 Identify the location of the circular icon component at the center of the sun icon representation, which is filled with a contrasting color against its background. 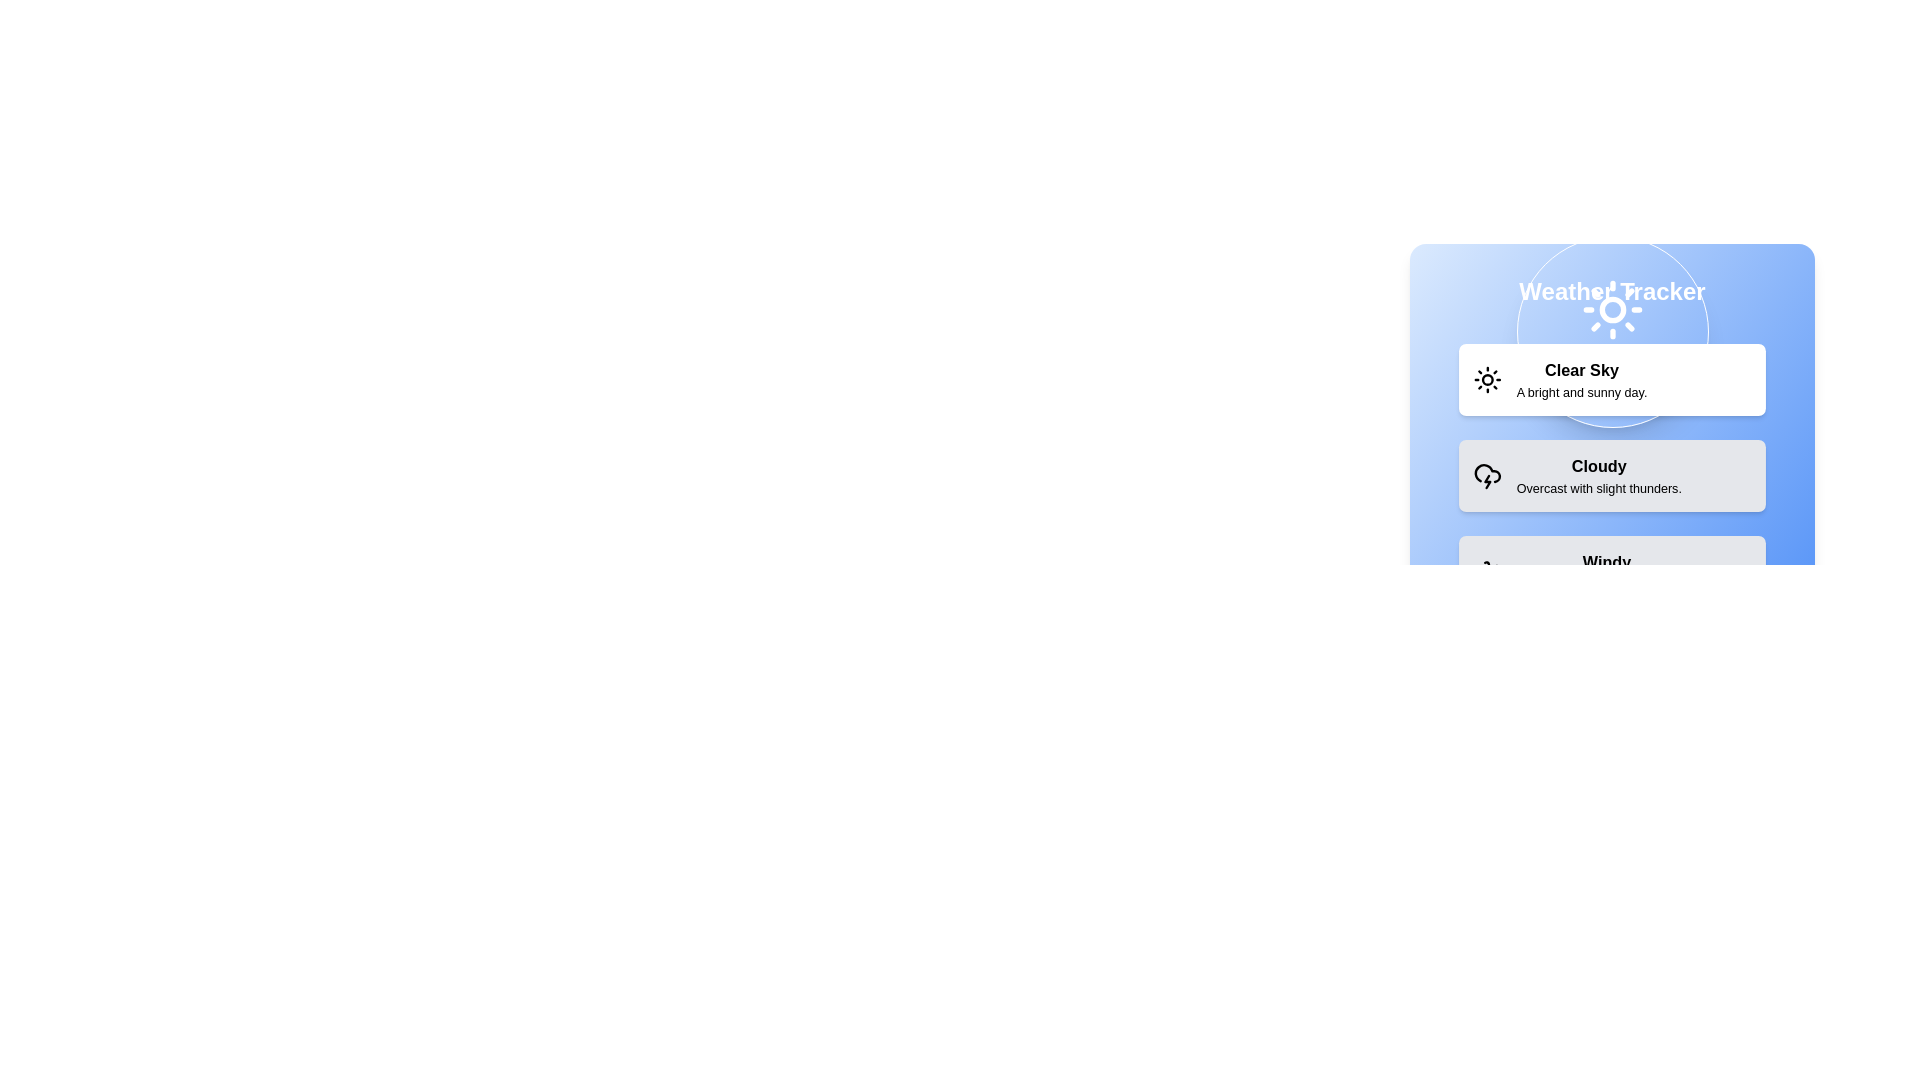
(1487, 380).